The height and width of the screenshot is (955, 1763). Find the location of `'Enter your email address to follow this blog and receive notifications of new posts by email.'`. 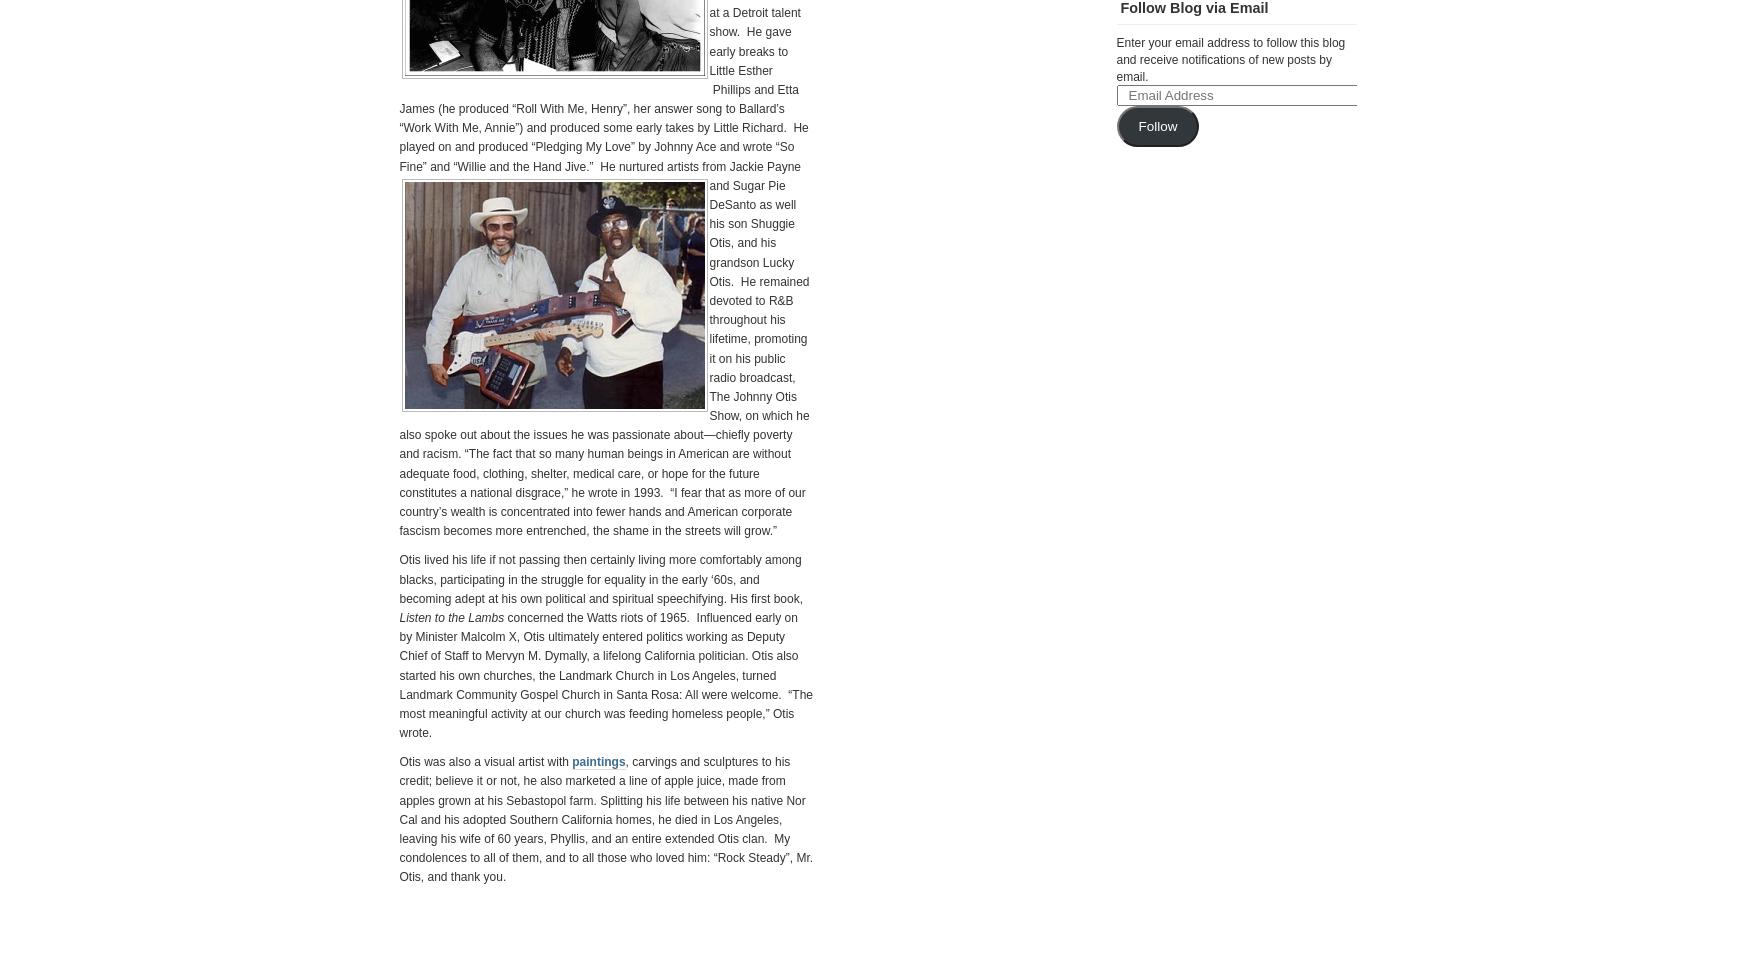

'Enter your email address to follow this blog and receive notifications of new posts by email.' is located at coordinates (1229, 58).